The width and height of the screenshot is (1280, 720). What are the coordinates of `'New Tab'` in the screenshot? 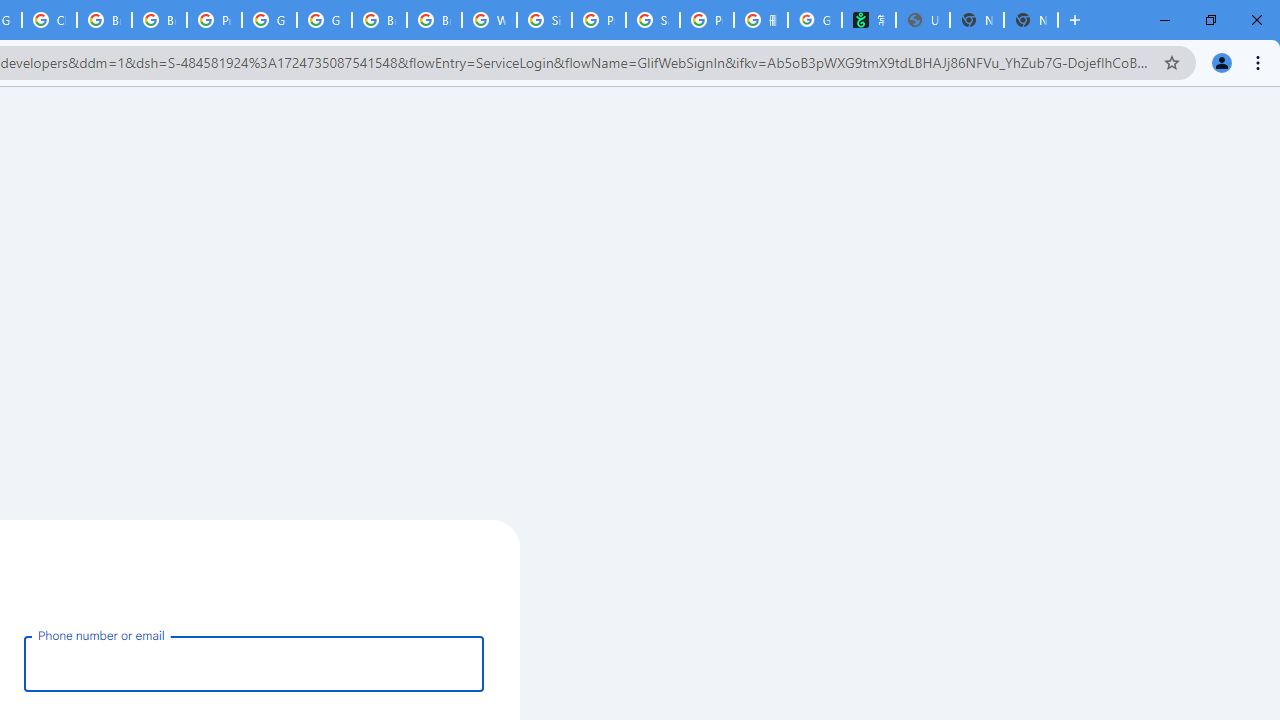 It's located at (1031, 20).